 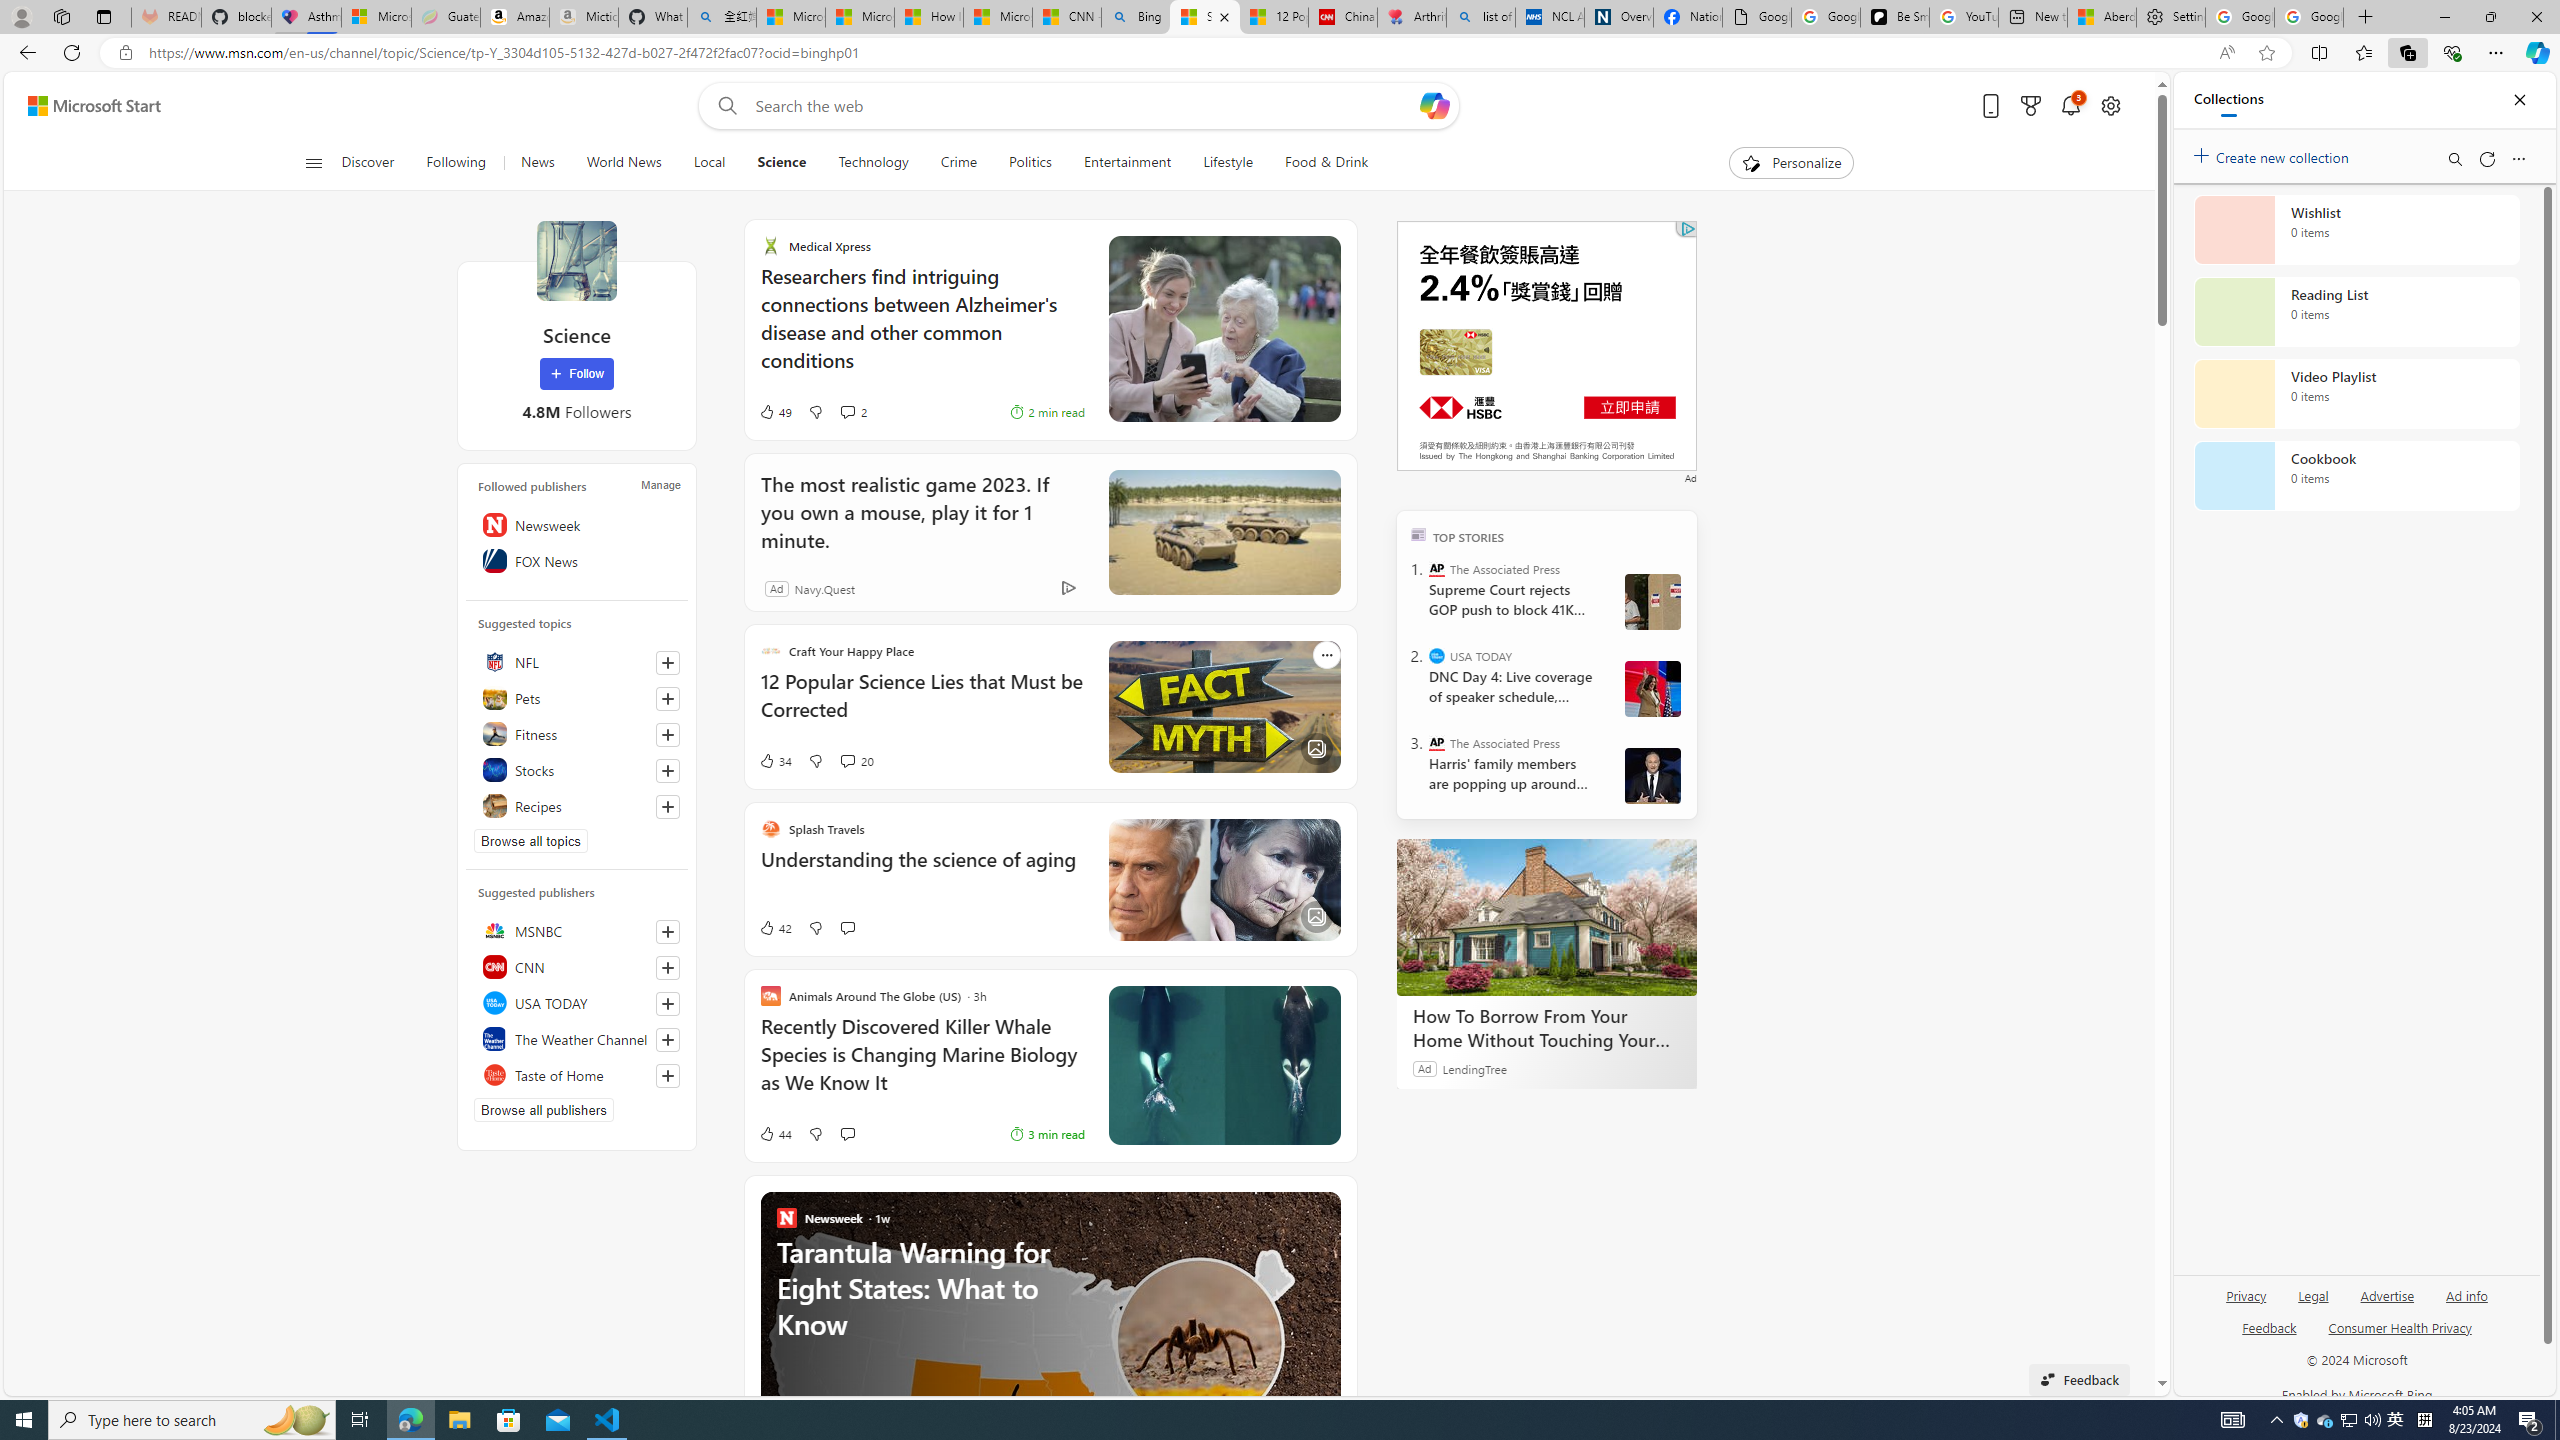 I want to click on 'Lifestyle', so click(x=1227, y=162).